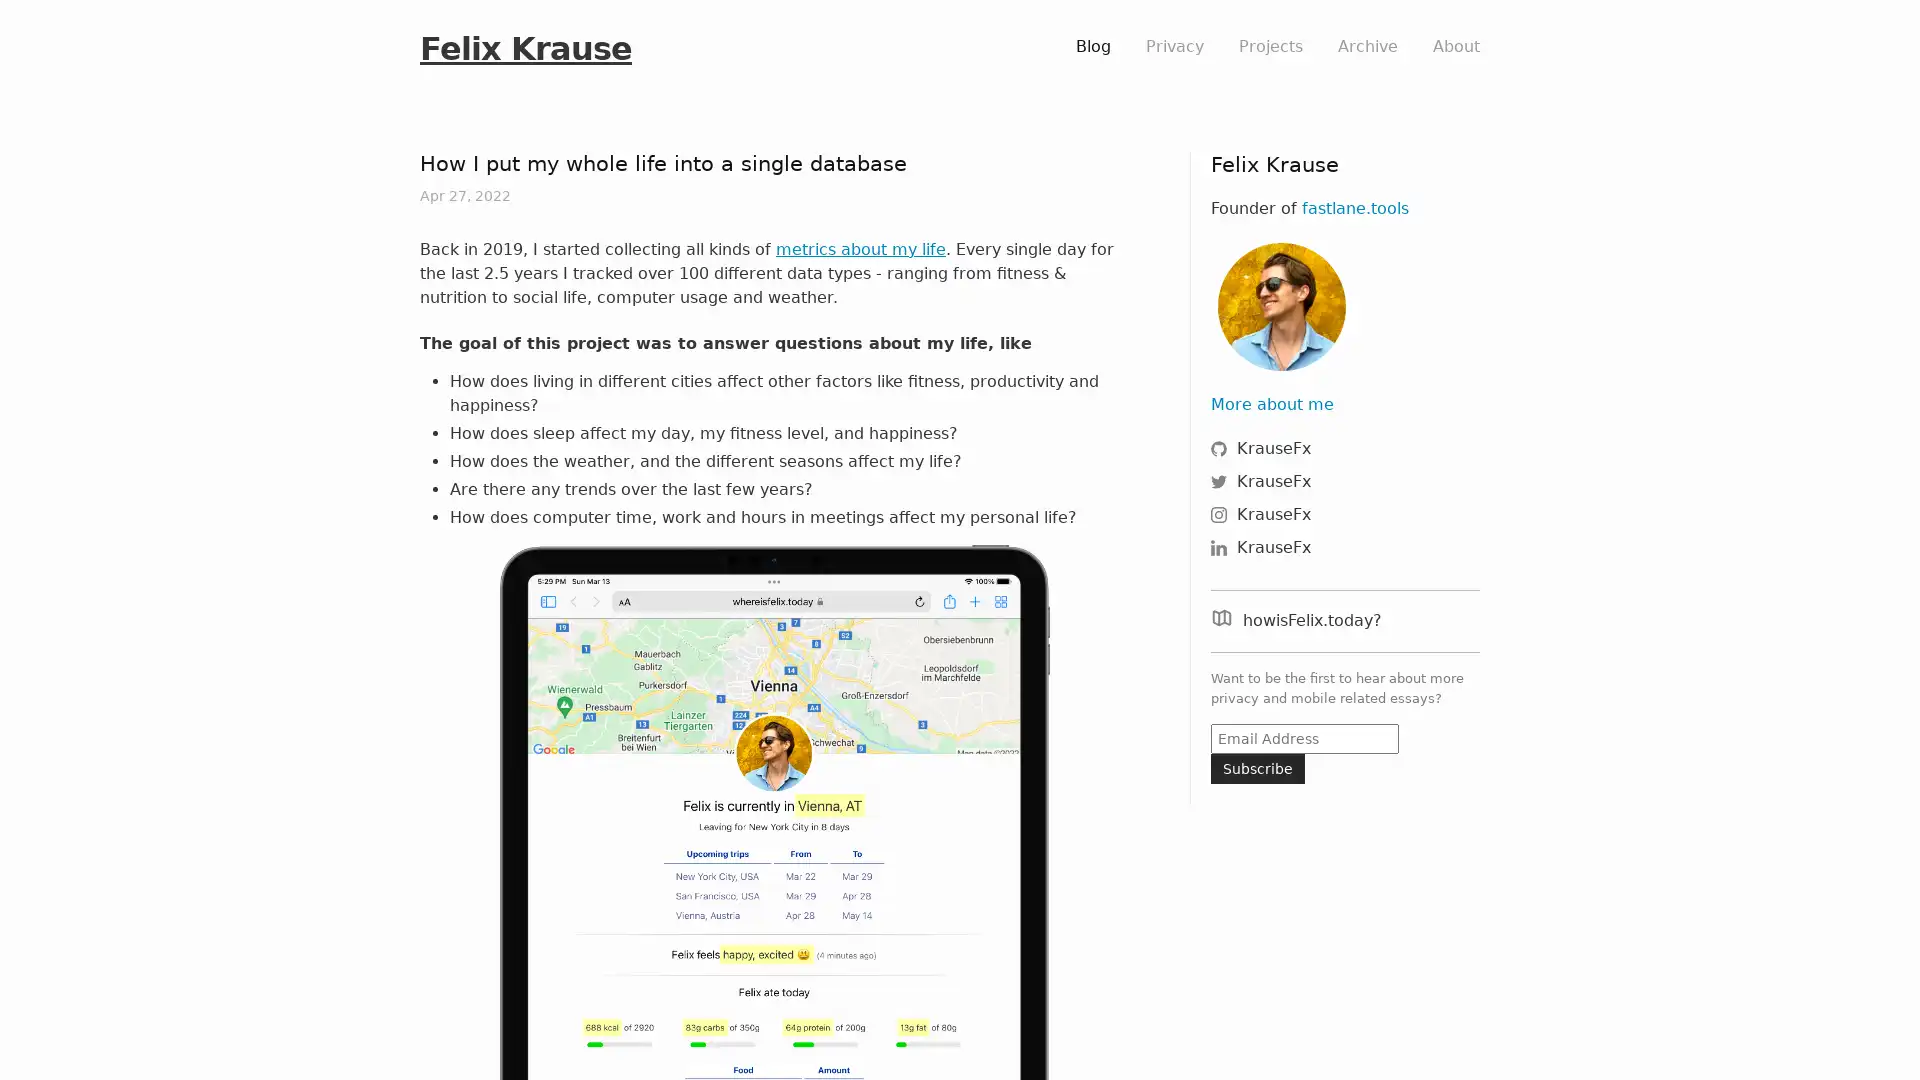 This screenshot has width=1920, height=1080. I want to click on Subscribe, so click(1256, 766).